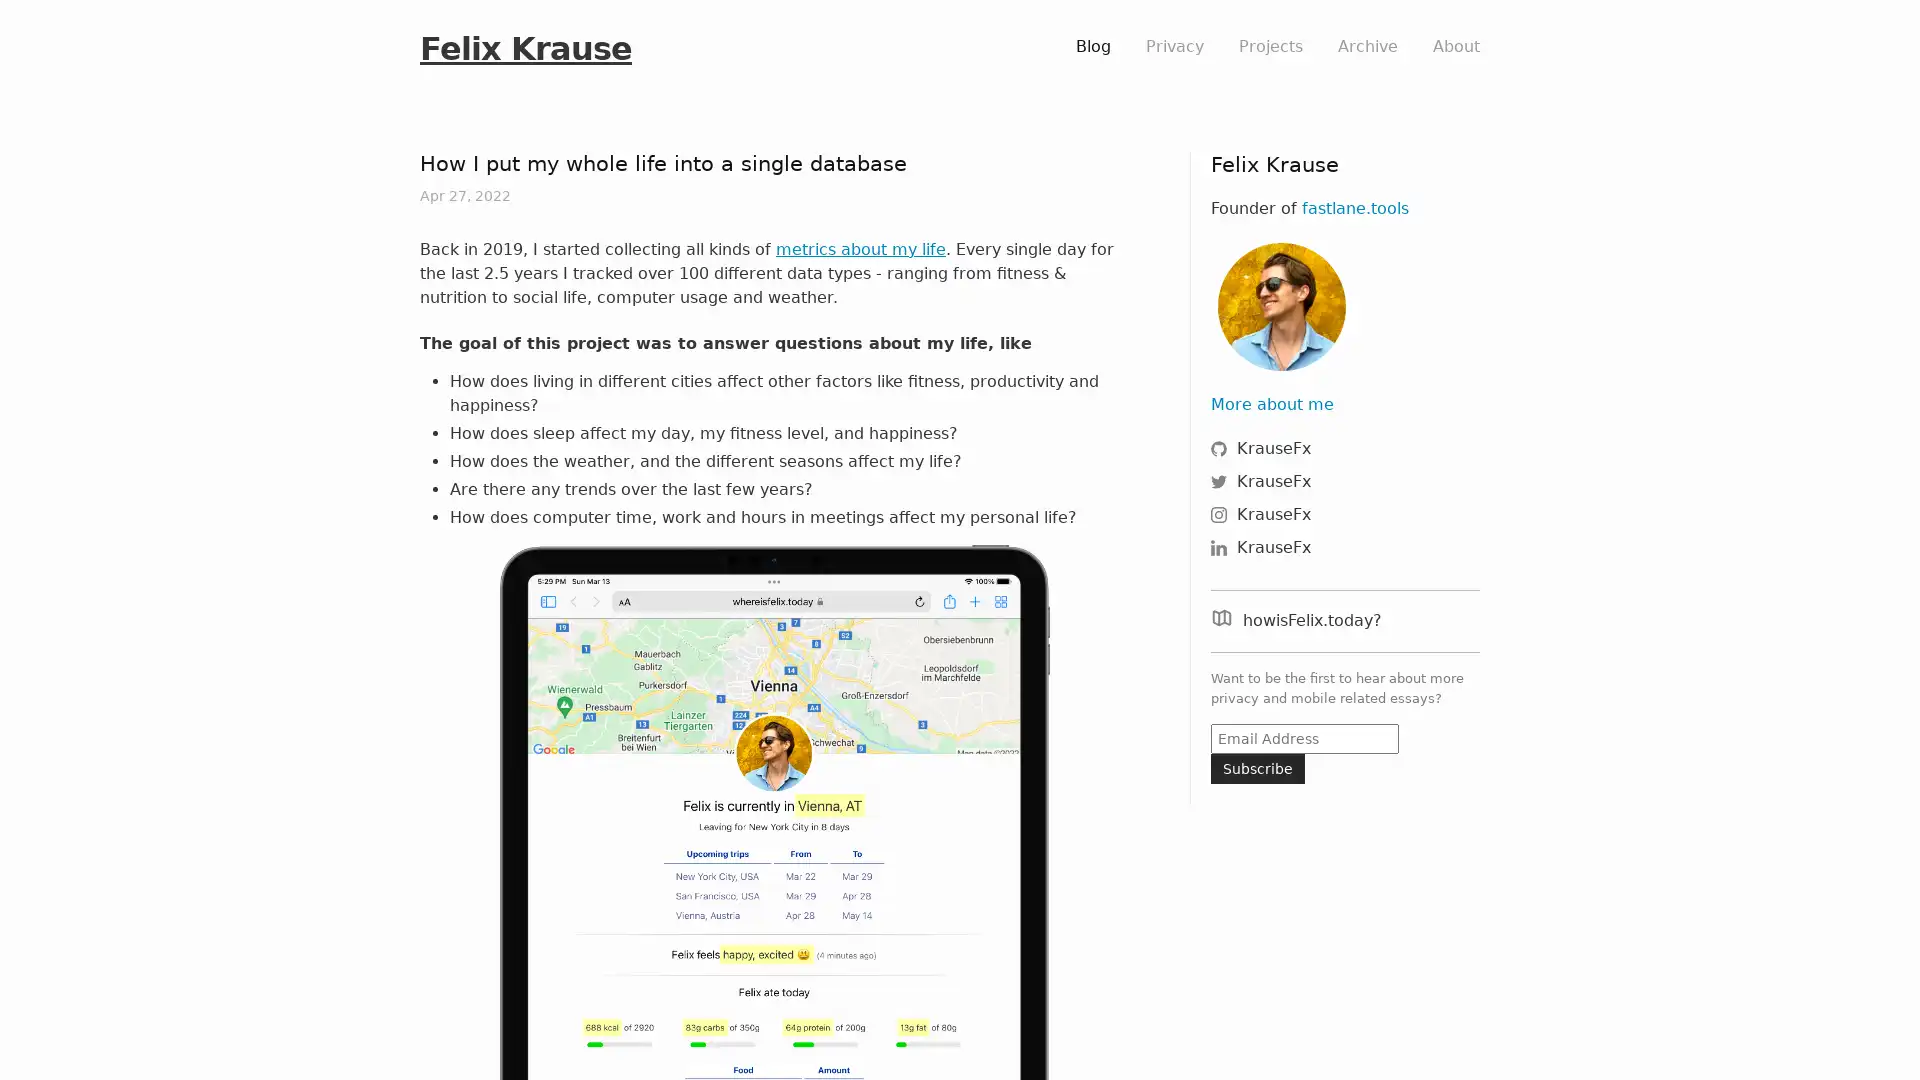 This screenshot has width=1920, height=1080. I want to click on Subscribe, so click(1256, 766).